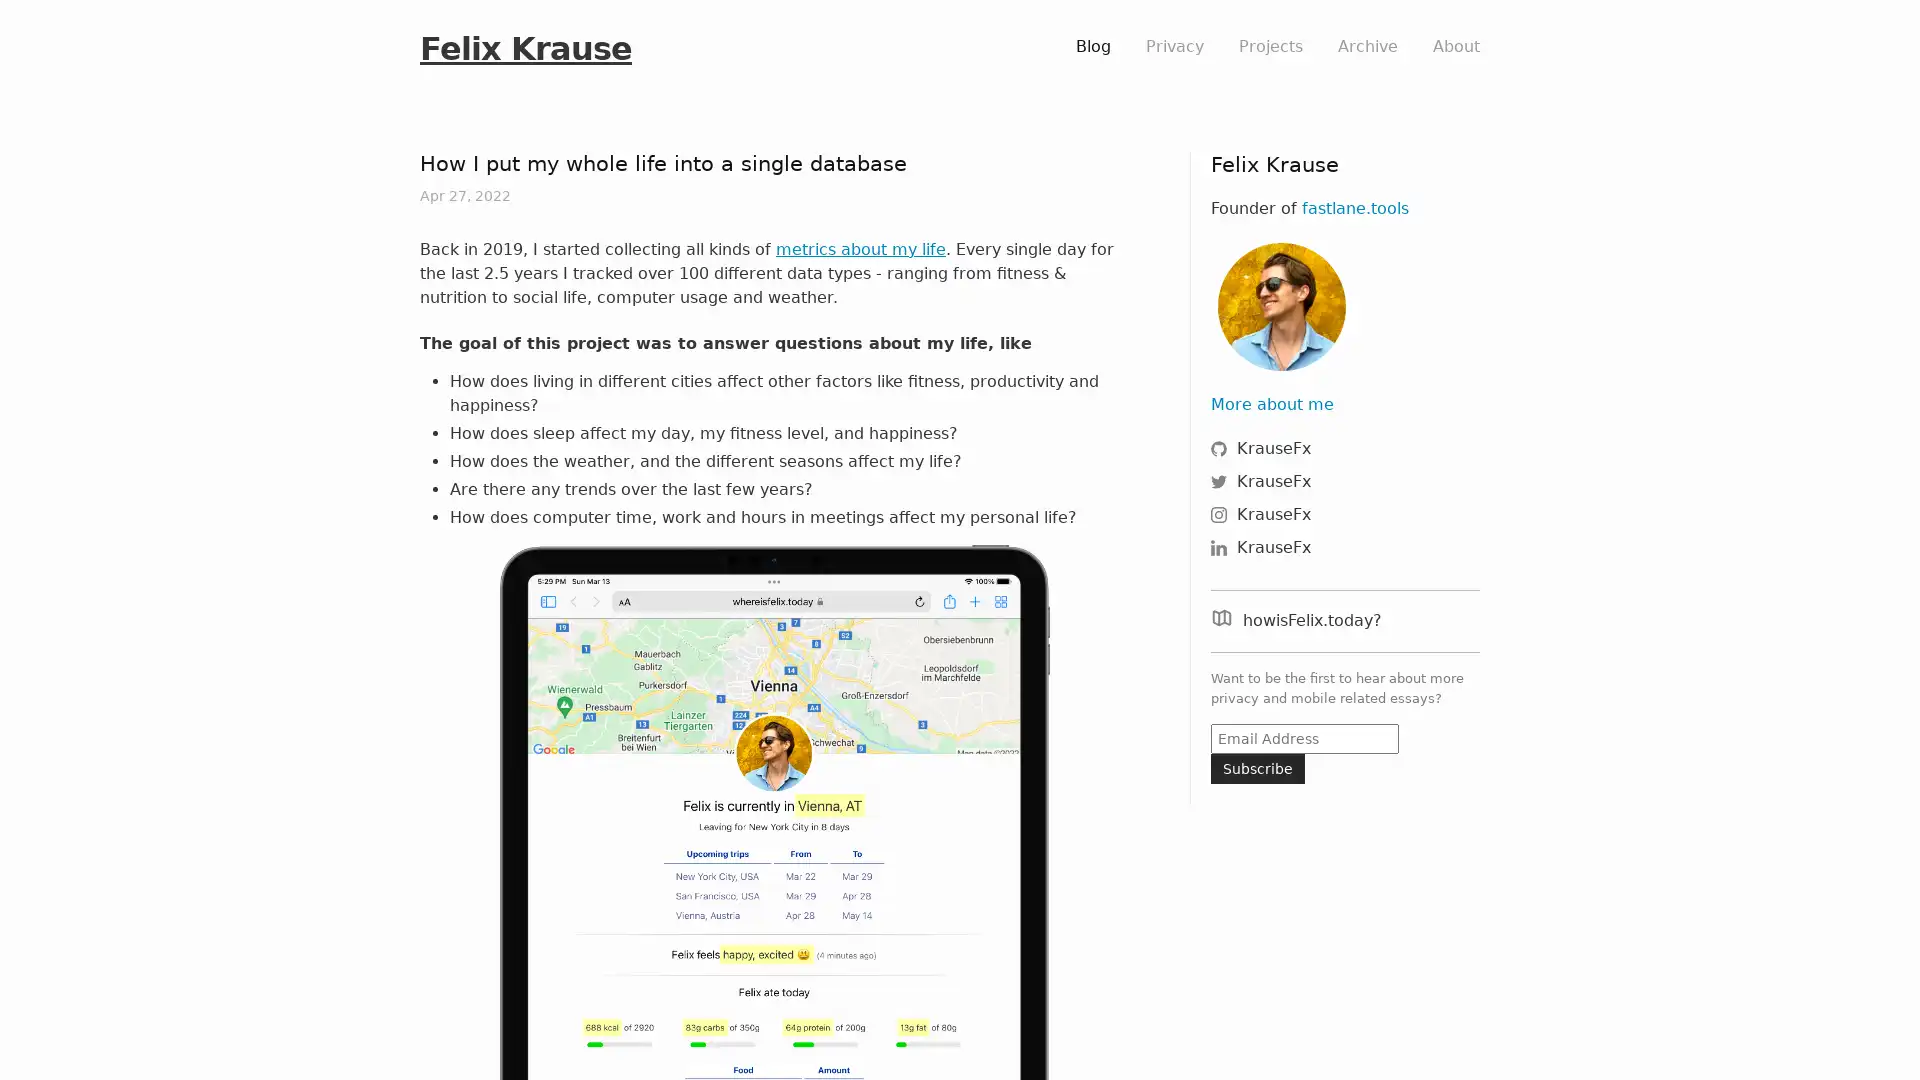 This screenshot has width=1920, height=1080. I want to click on Subscribe, so click(1256, 766).